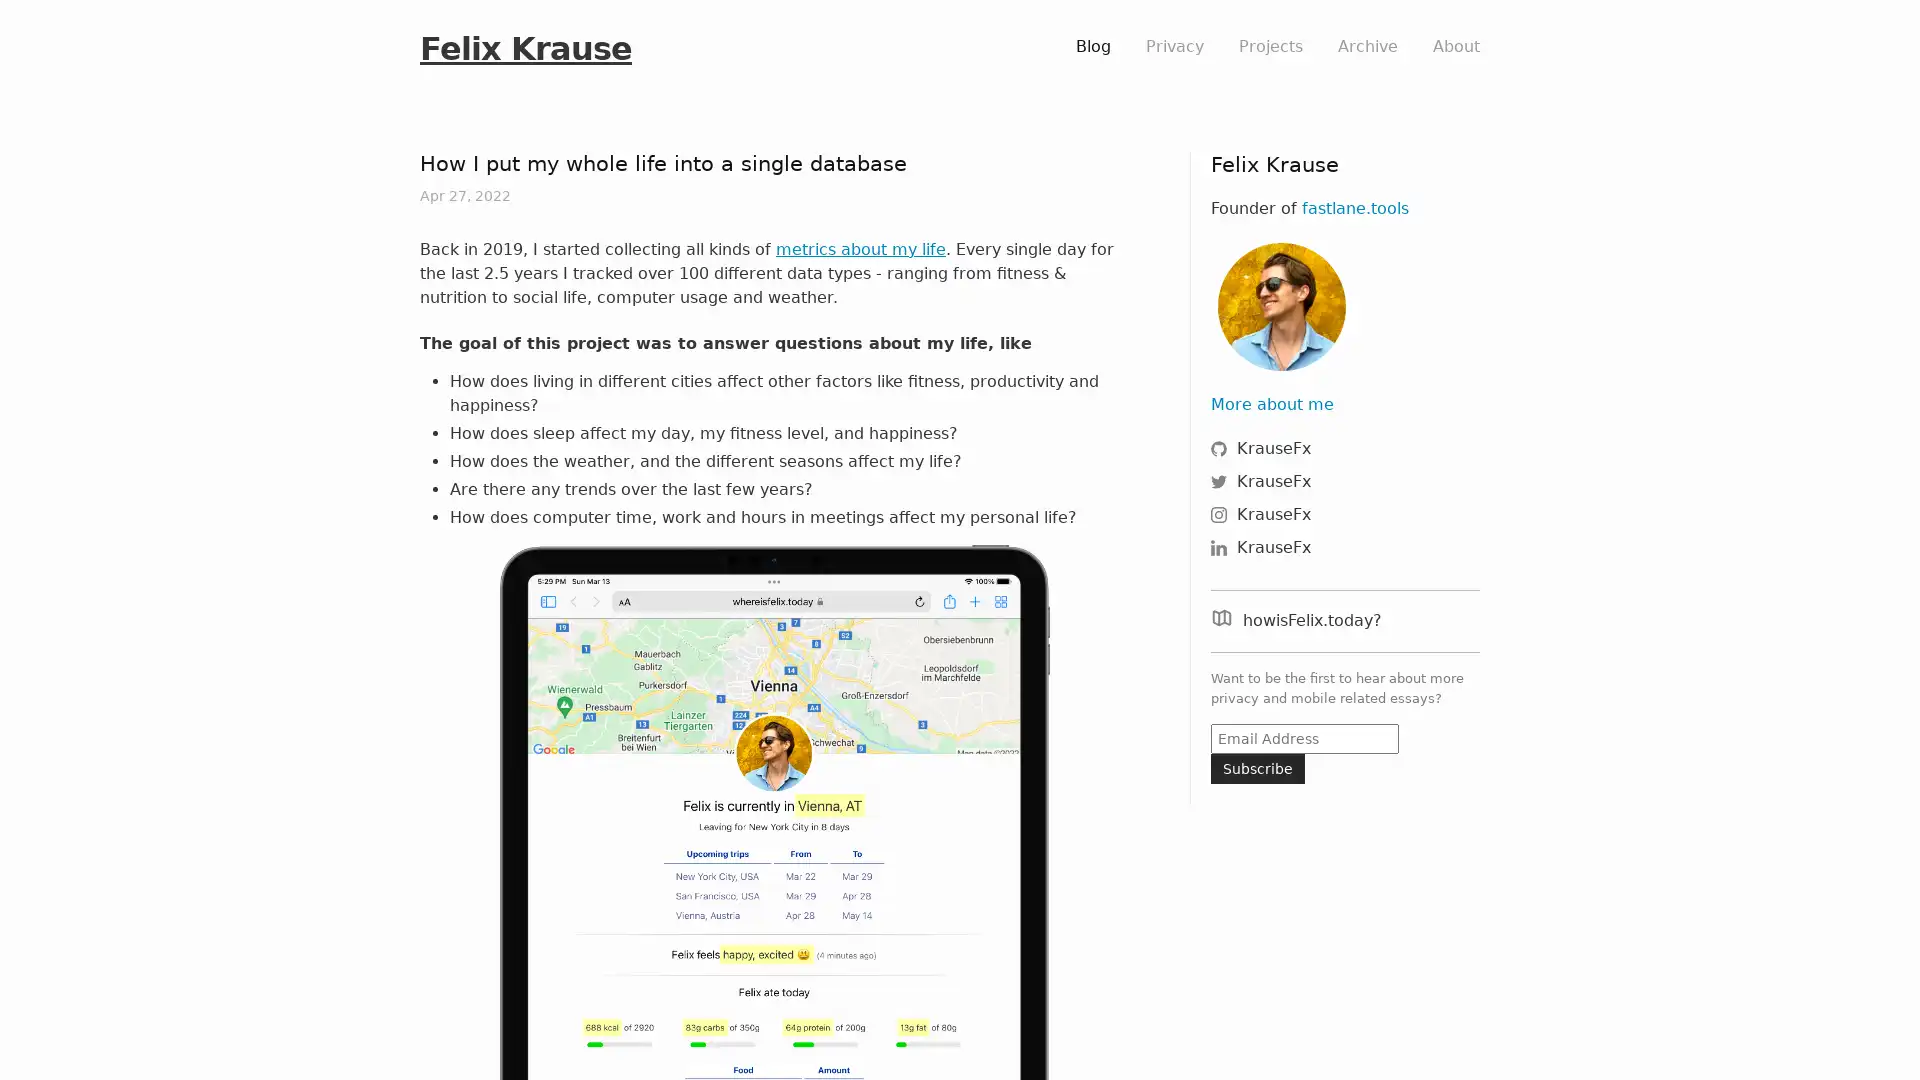 This screenshot has width=1920, height=1080. I want to click on Subscribe, so click(1256, 766).